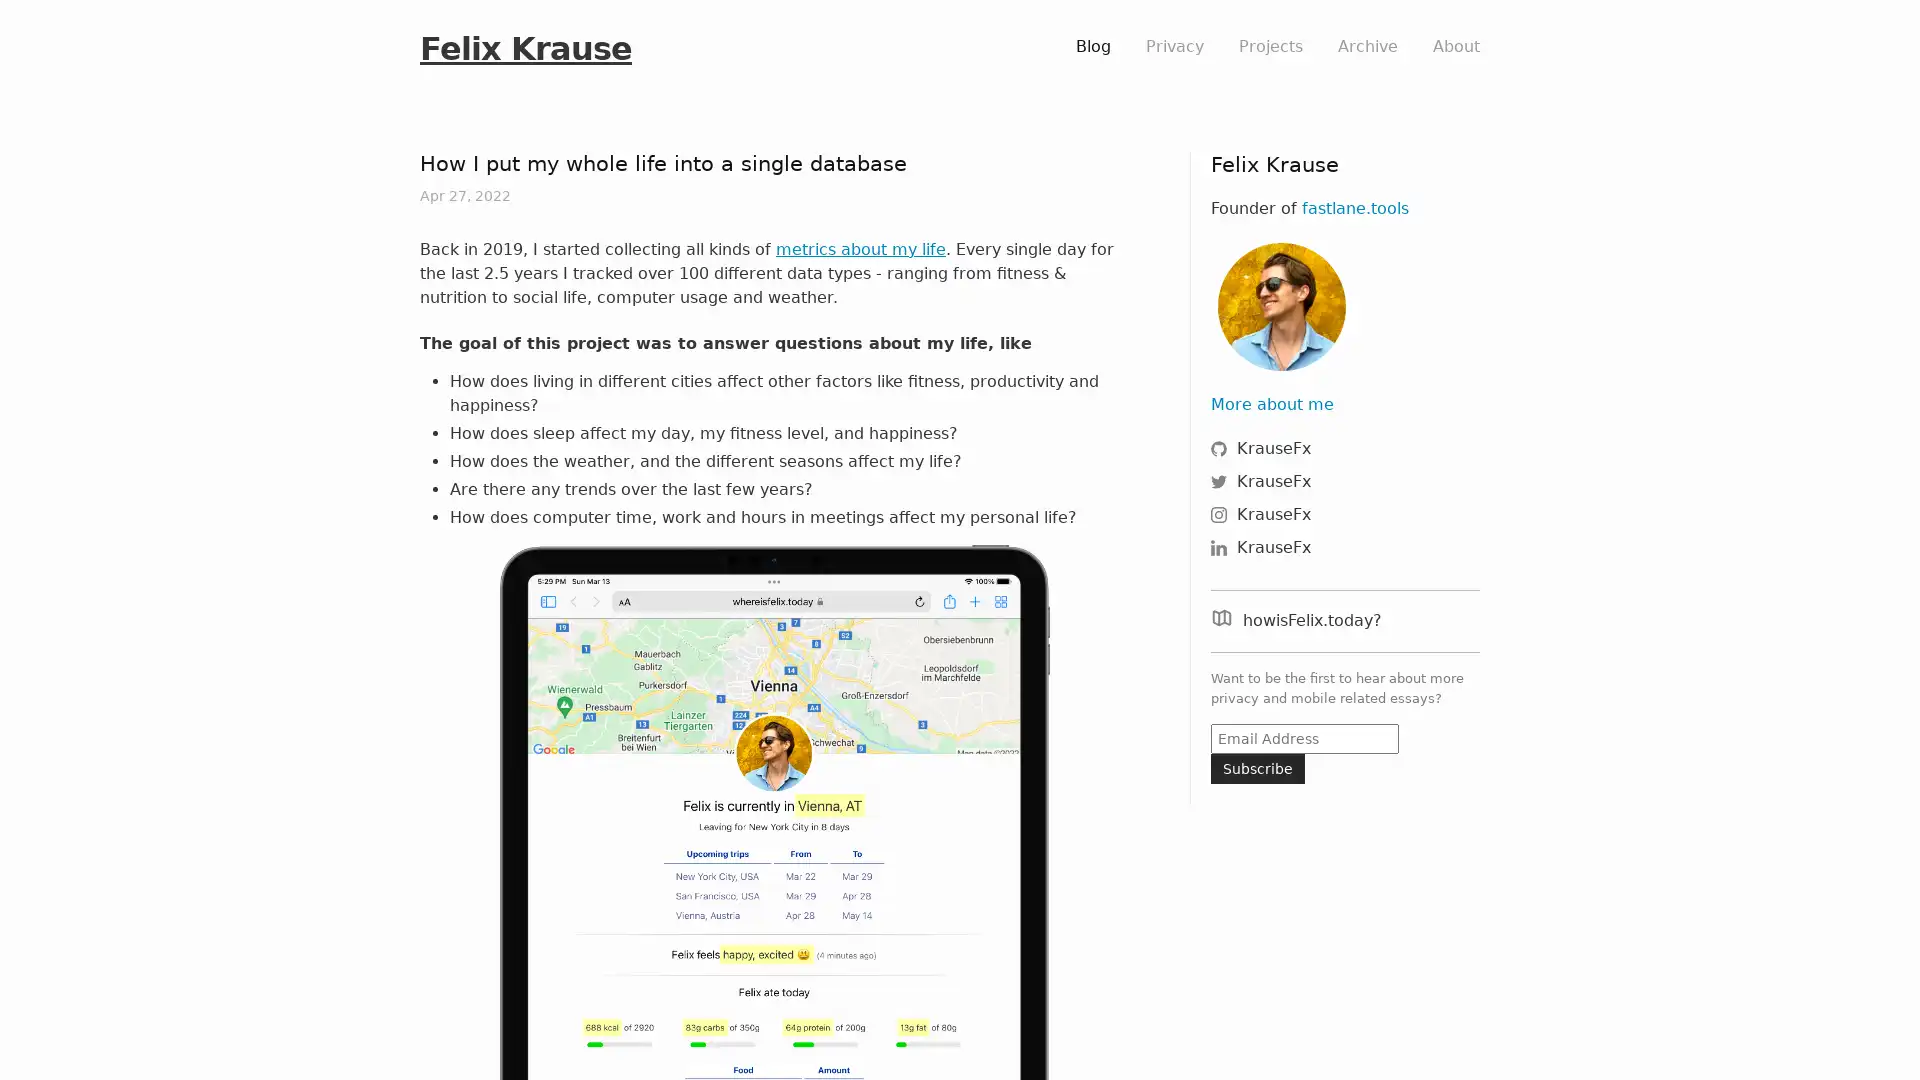 This screenshot has width=1920, height=1080. I want to click on Subscribe, so click(1256, 766).